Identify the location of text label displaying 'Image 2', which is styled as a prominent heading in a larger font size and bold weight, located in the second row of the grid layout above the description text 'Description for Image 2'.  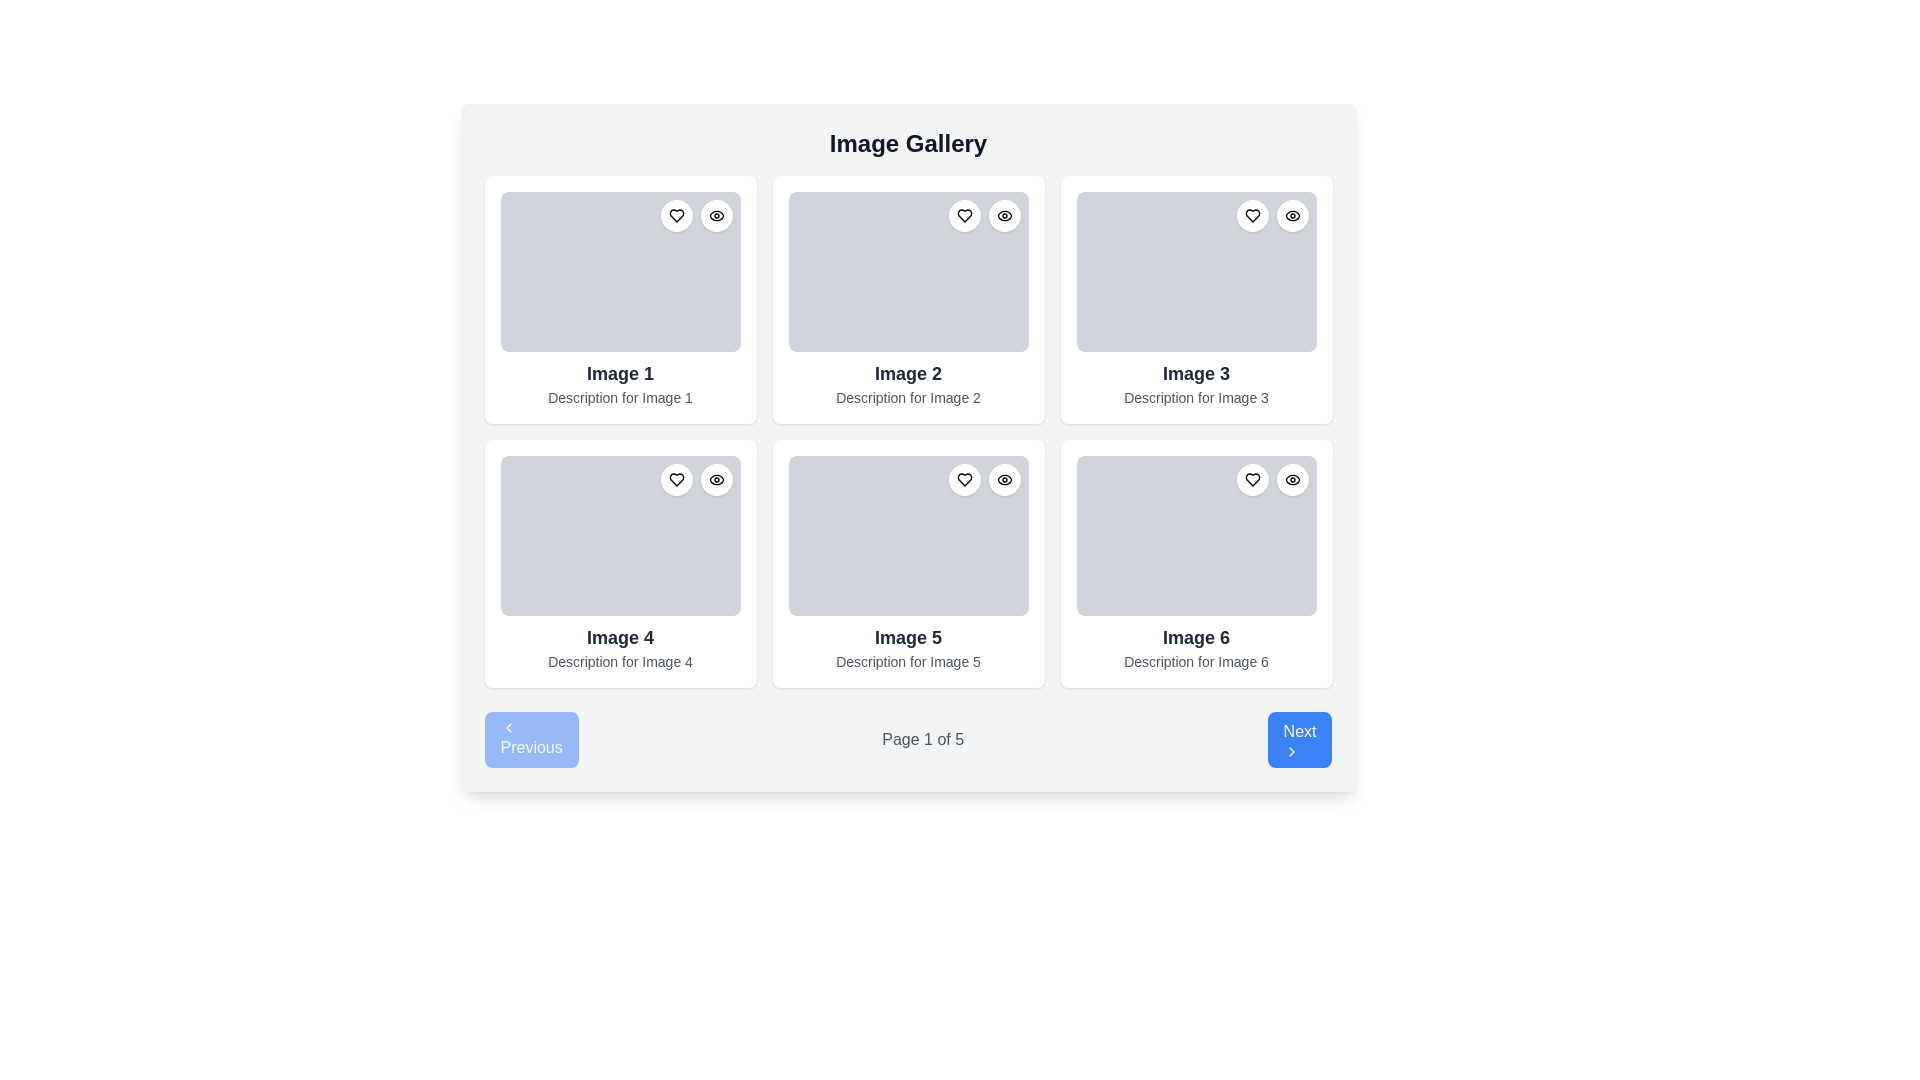
(907, 374).